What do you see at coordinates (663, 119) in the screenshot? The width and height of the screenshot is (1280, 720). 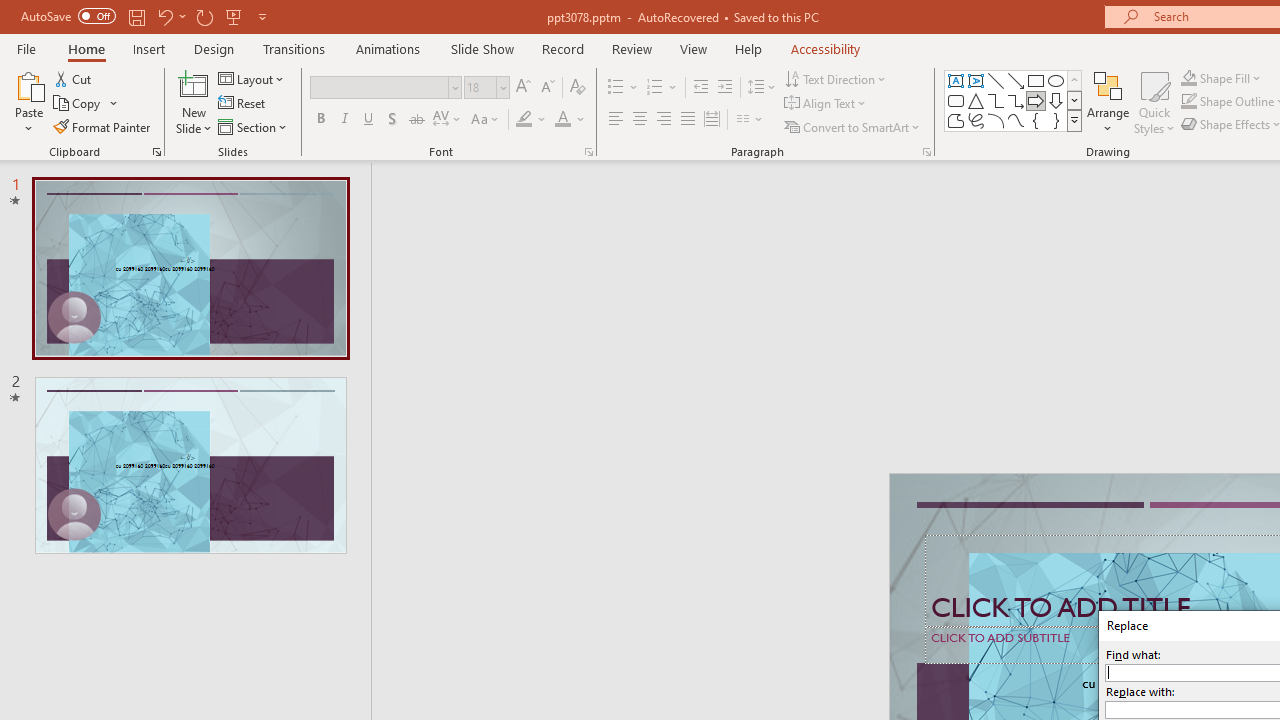 I see `'Align Right'` at bounding box center [663, 119].